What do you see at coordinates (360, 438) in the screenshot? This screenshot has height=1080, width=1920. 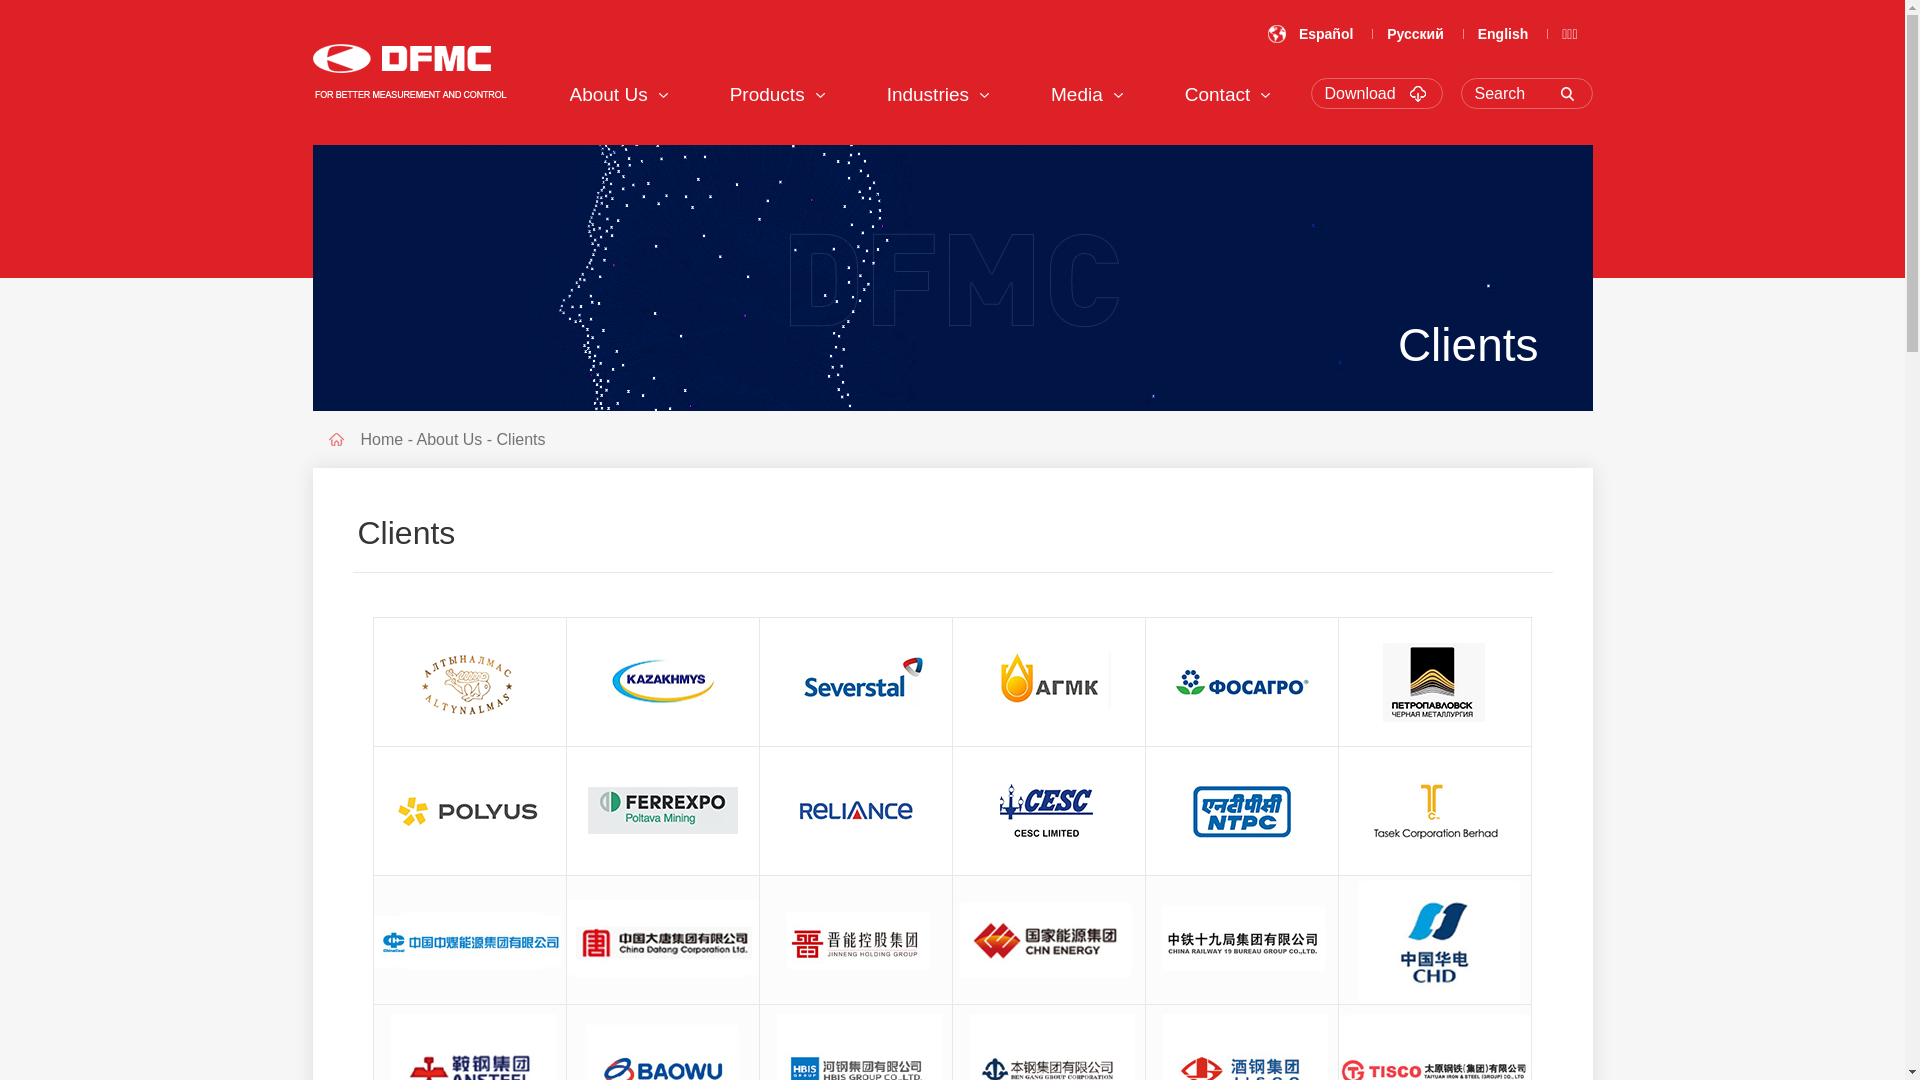 I see `'Home'` at bounding box center [360, 438].